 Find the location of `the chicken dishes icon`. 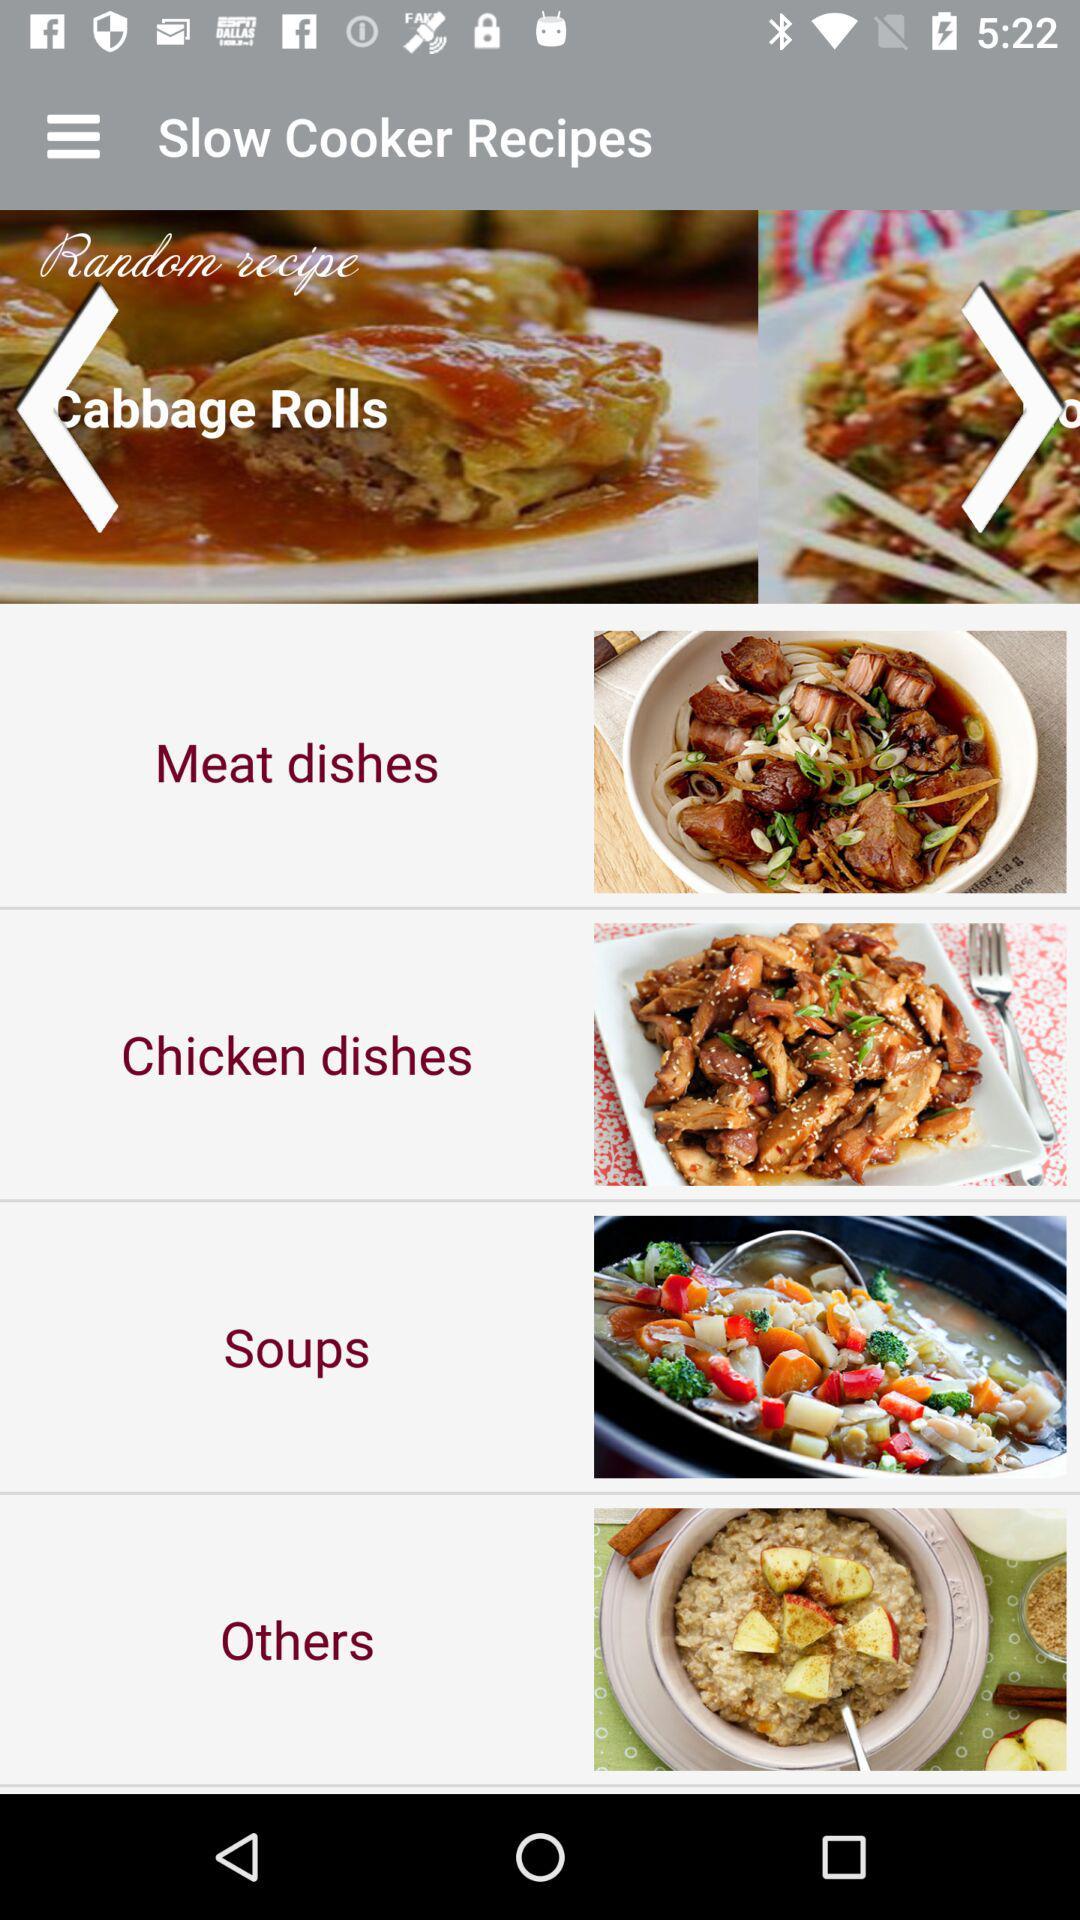

the chicken dishes icon is located at coordinates (297, 1053).